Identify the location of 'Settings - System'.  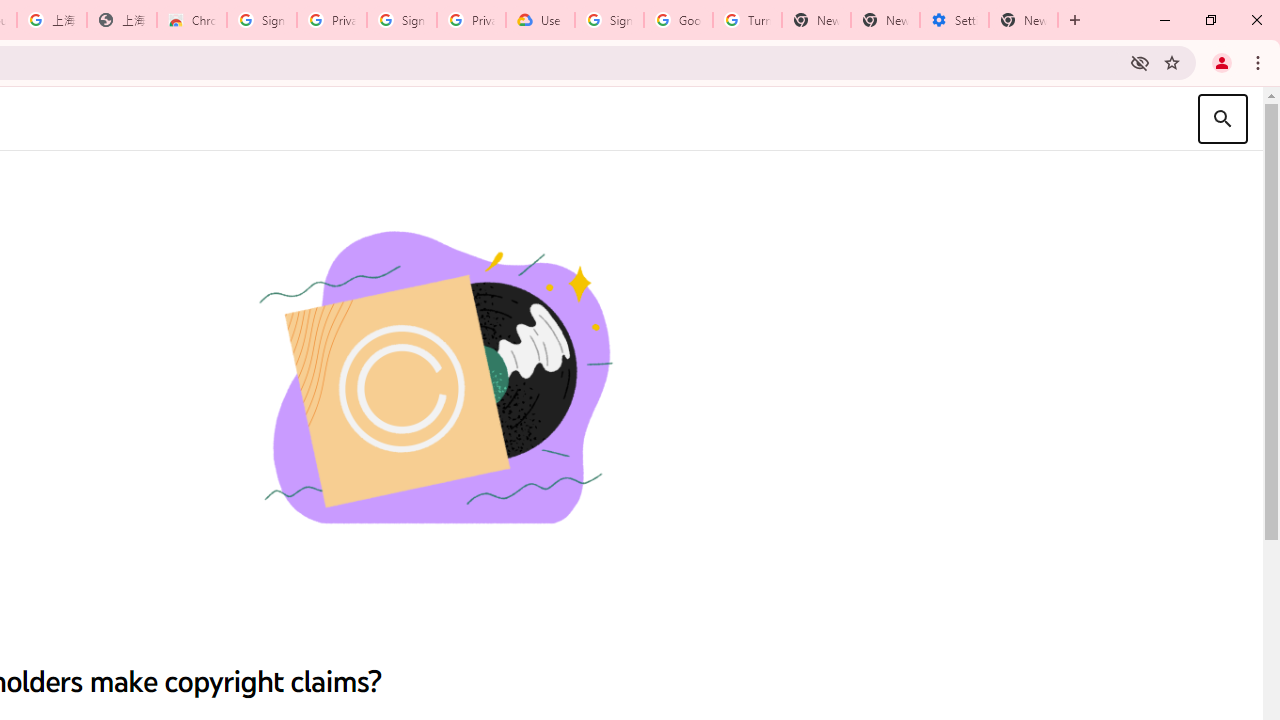
(953, 20).